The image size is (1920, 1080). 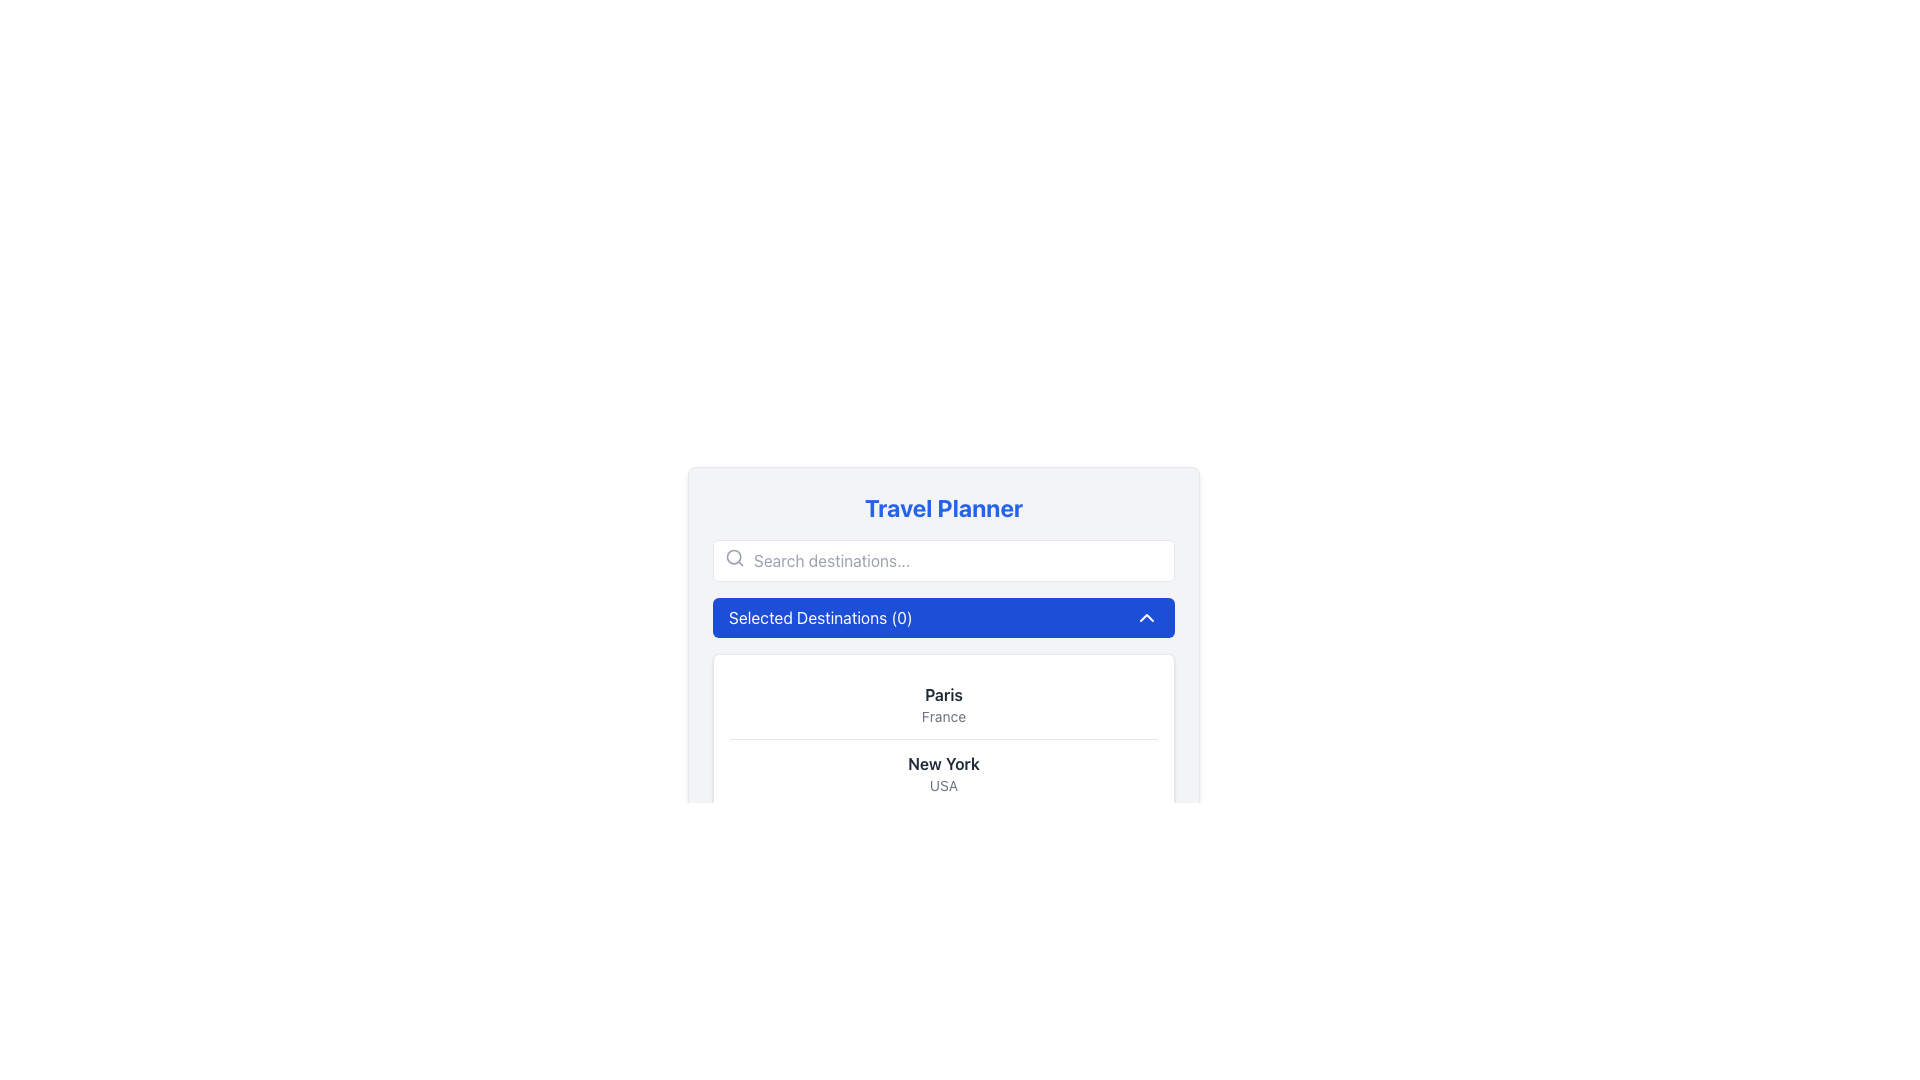 I want to click on the text label displaying 'New York' in bold dark gray, which is positioned above 'USA' in a lighter gray smaller text, so click(x=943, y=763).